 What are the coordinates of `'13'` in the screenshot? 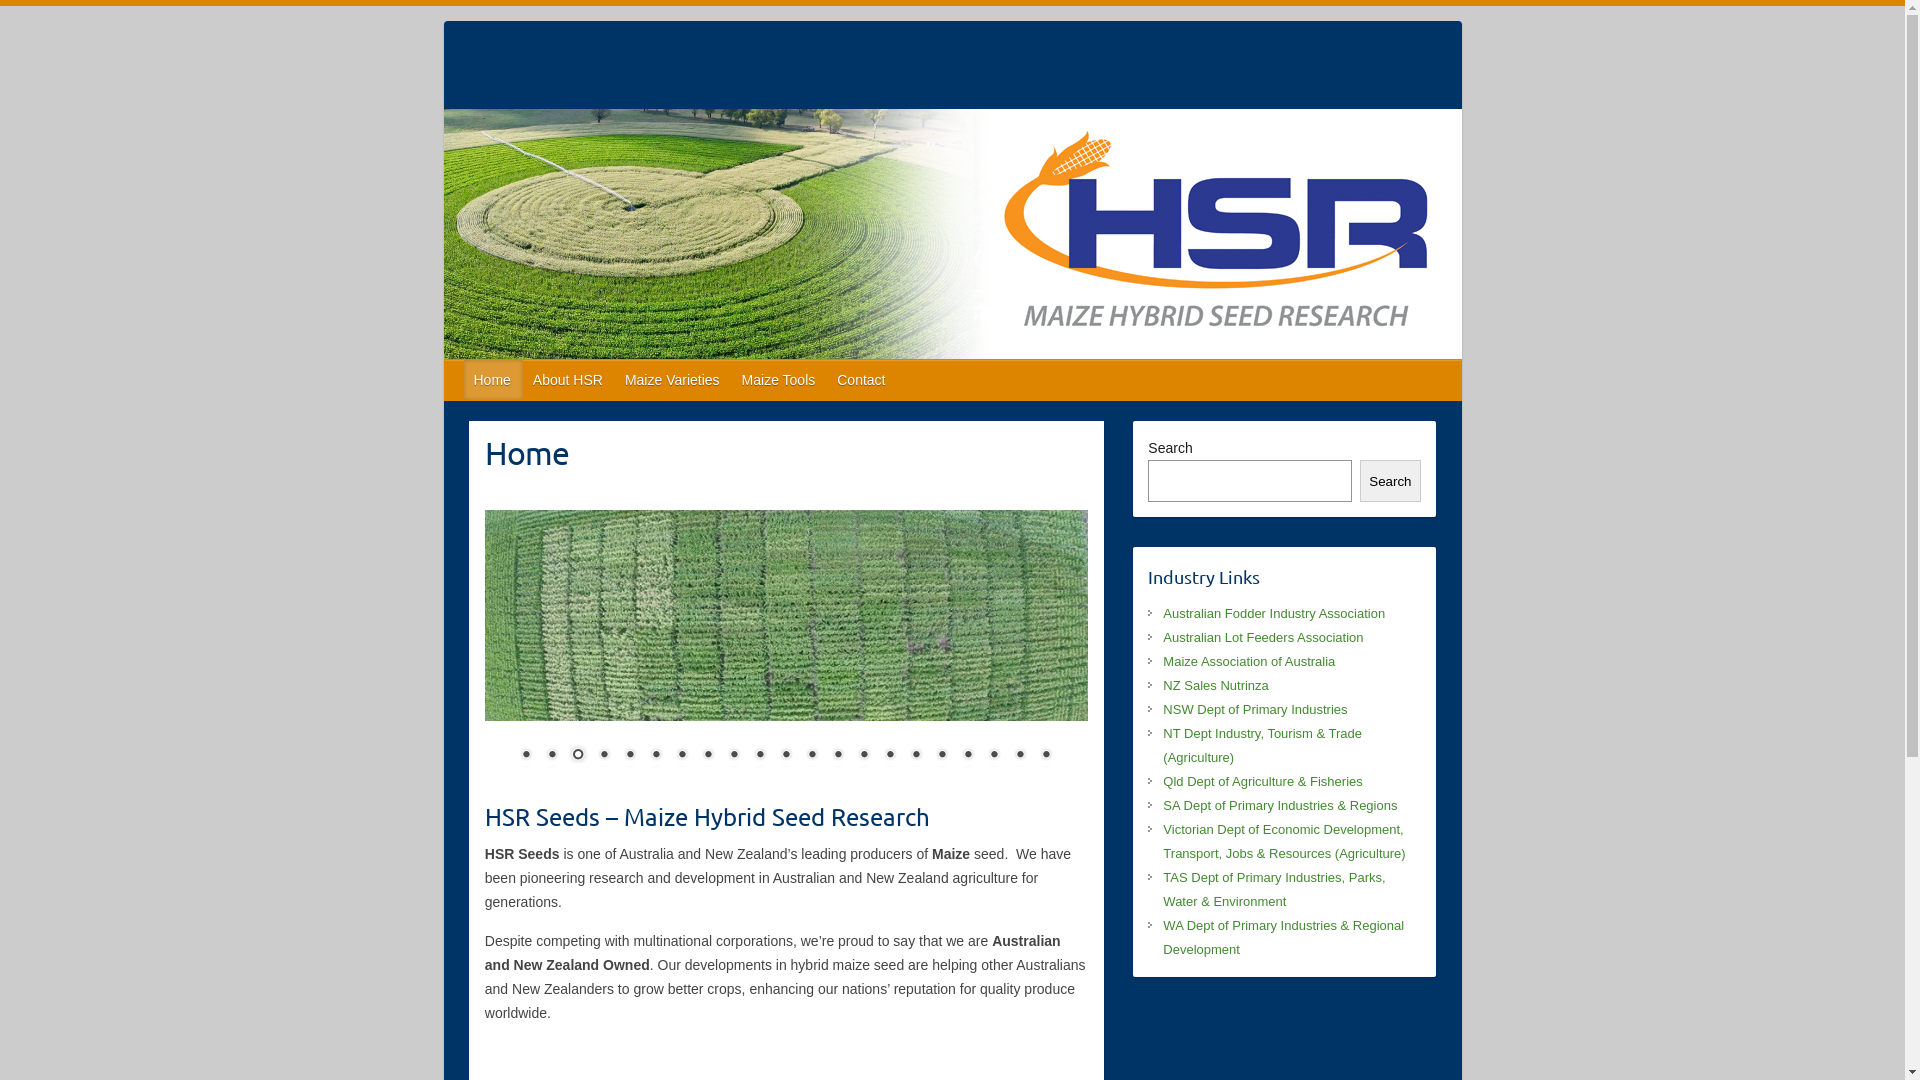 It's located at (838, 756).